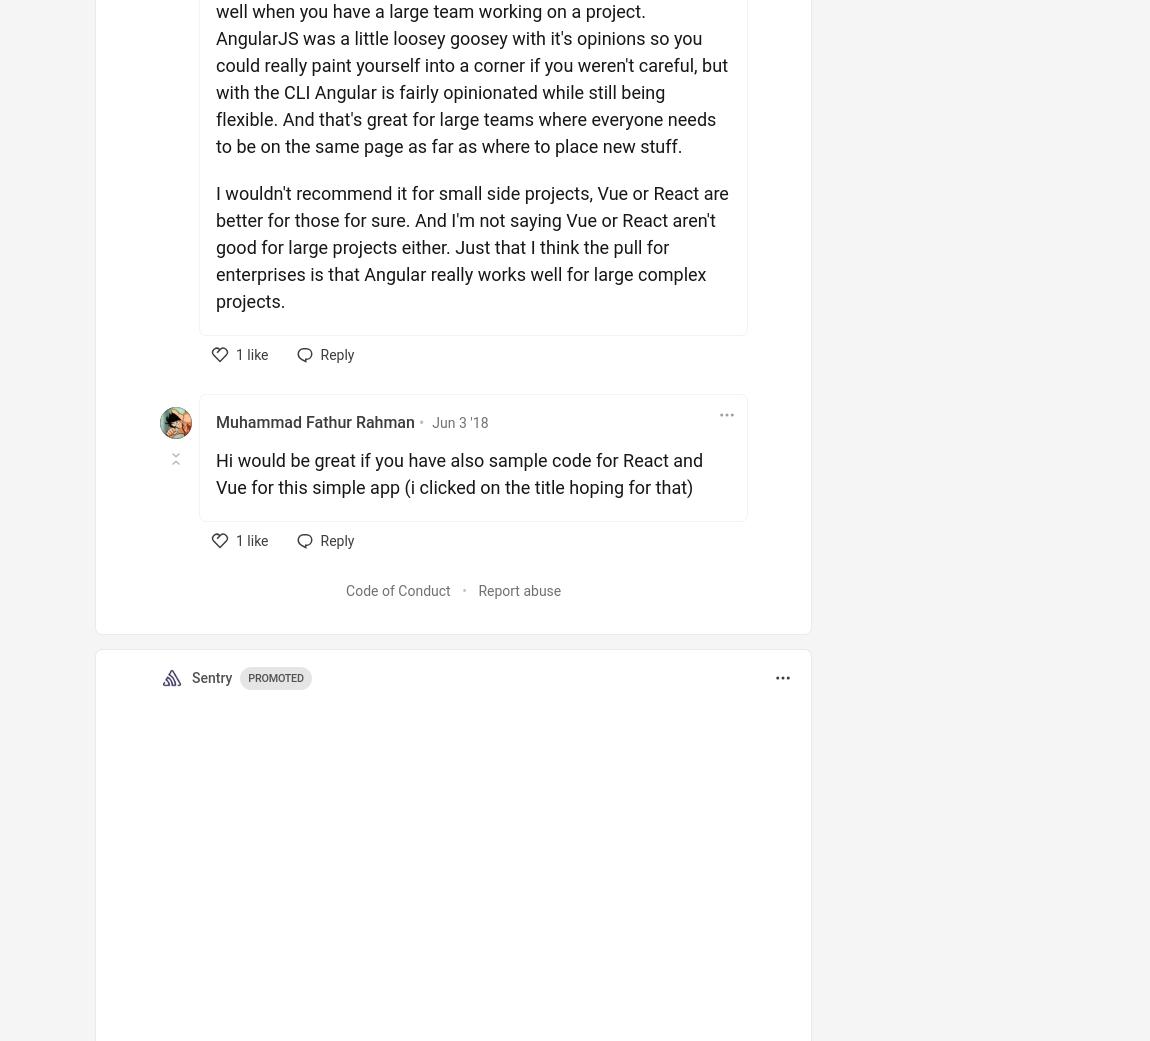 The height and width of the screenshot is (1041, 1150). I want to click on 'Code of Conduct', so click(398, 590).